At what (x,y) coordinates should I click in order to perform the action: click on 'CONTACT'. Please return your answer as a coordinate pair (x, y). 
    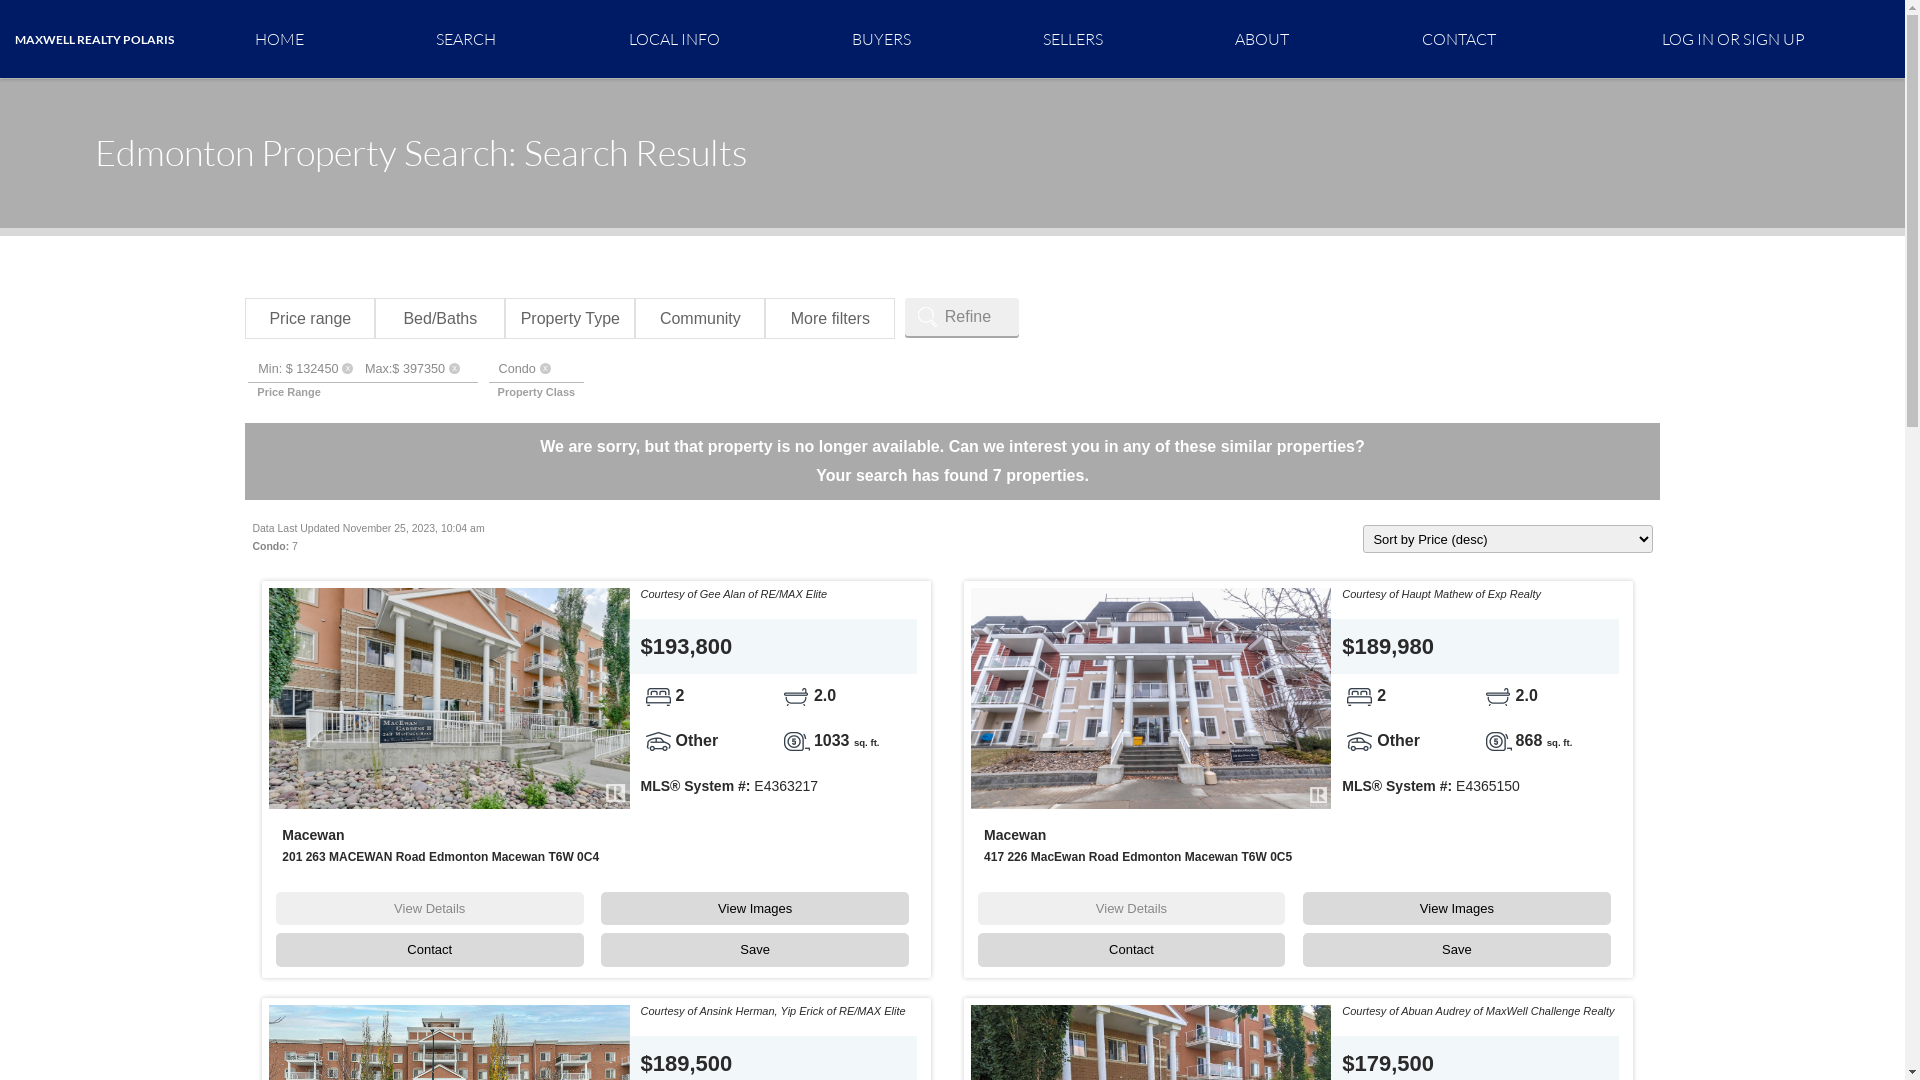
    Looking at the image, I should click on (1459, 38).